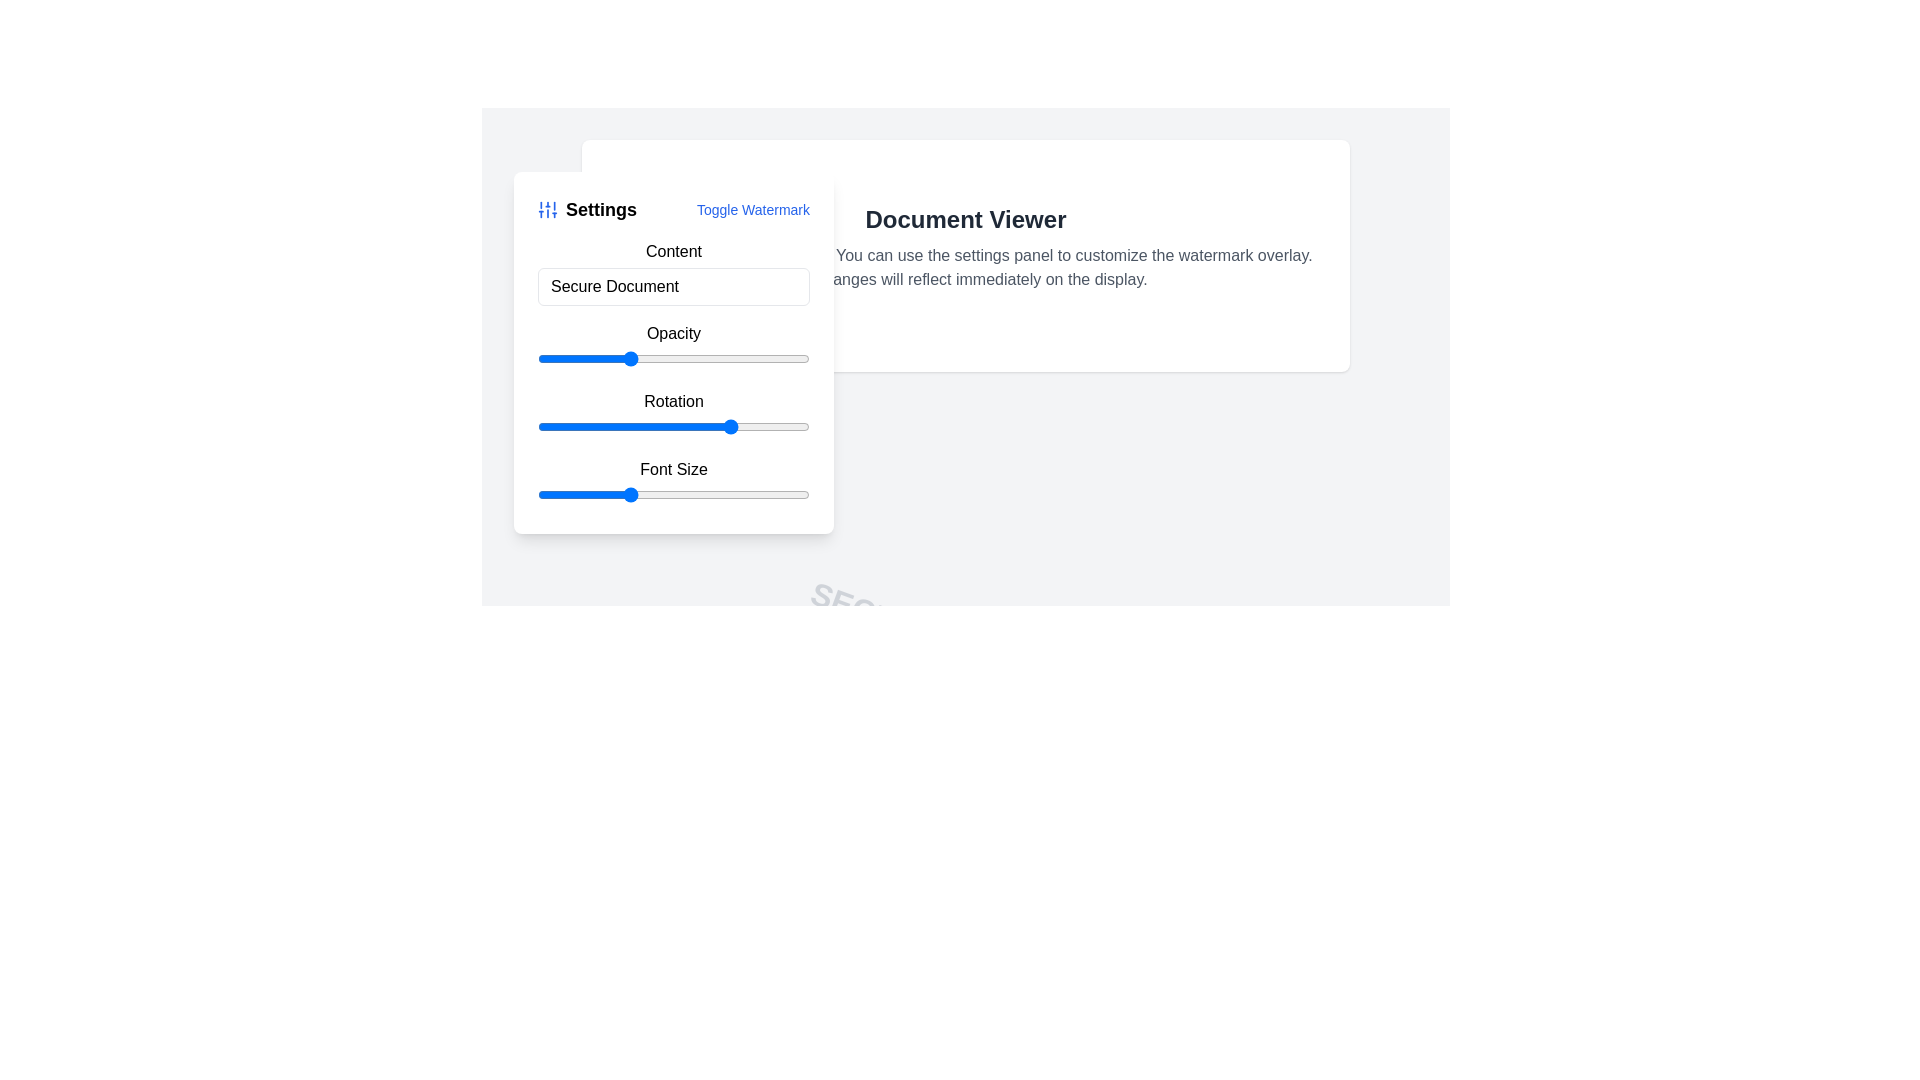 This screenshot has width=1920, height=1080. I want to click on rotation, so click(695, 426).